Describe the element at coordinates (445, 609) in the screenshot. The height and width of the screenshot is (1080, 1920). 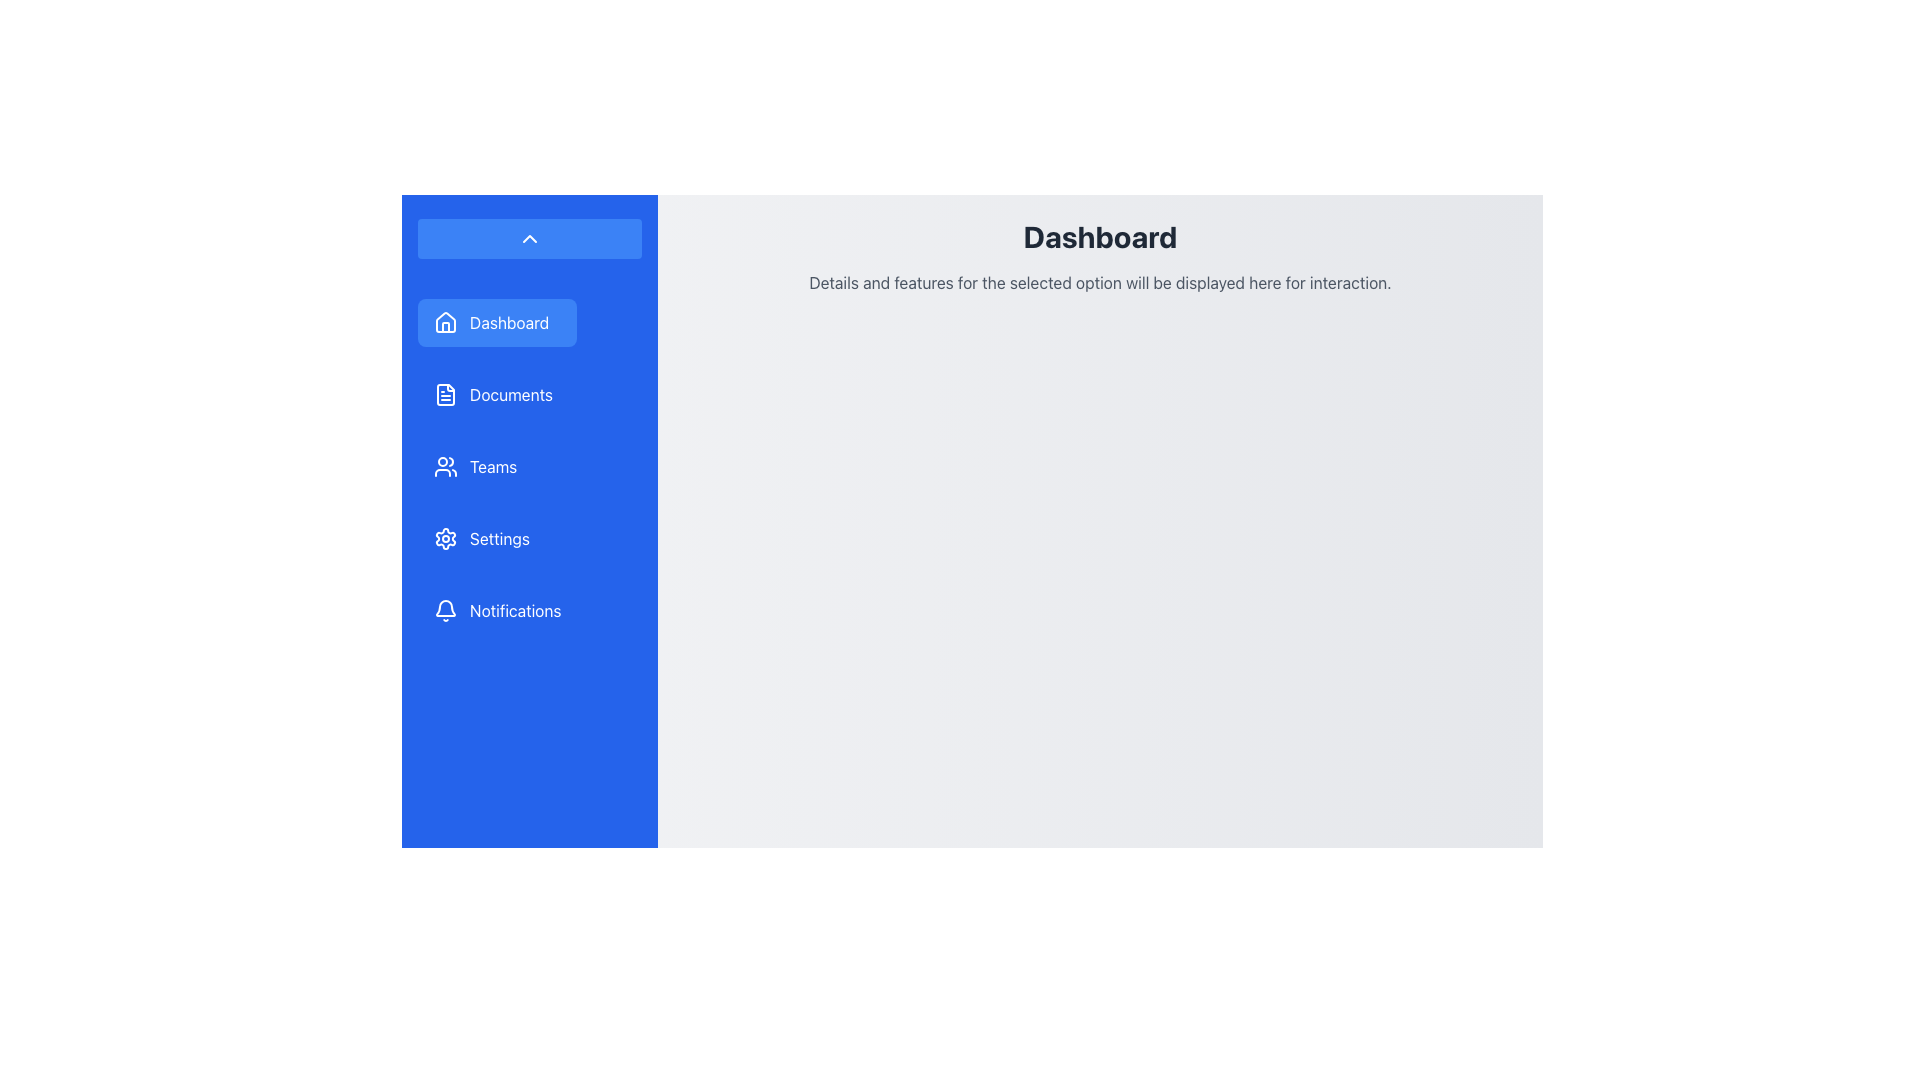
I see `the bell icon representing the 'Notifications' section in the vertical navigation bar, located below the 'Settings' menu item` at that location.